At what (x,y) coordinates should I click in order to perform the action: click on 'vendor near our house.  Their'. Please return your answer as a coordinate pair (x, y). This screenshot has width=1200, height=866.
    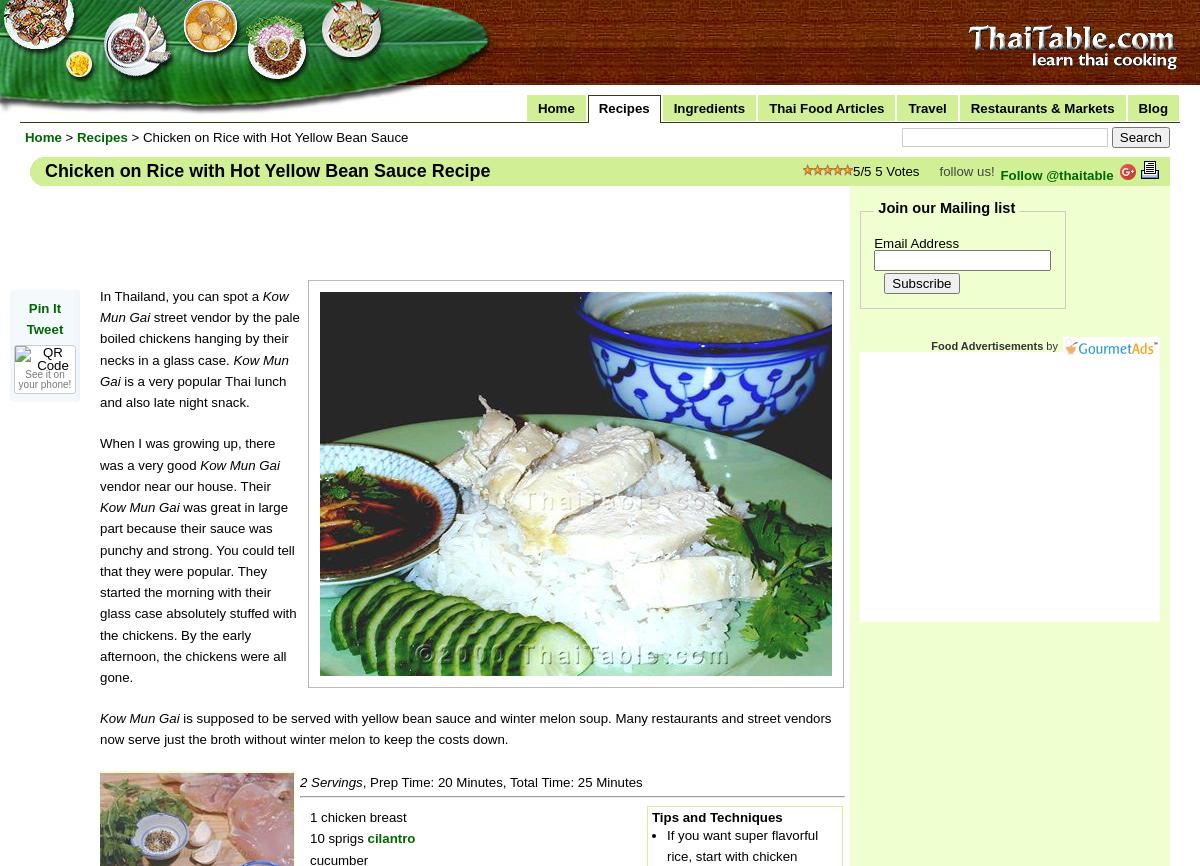
    Looking at the image, I should click on (184, 485).